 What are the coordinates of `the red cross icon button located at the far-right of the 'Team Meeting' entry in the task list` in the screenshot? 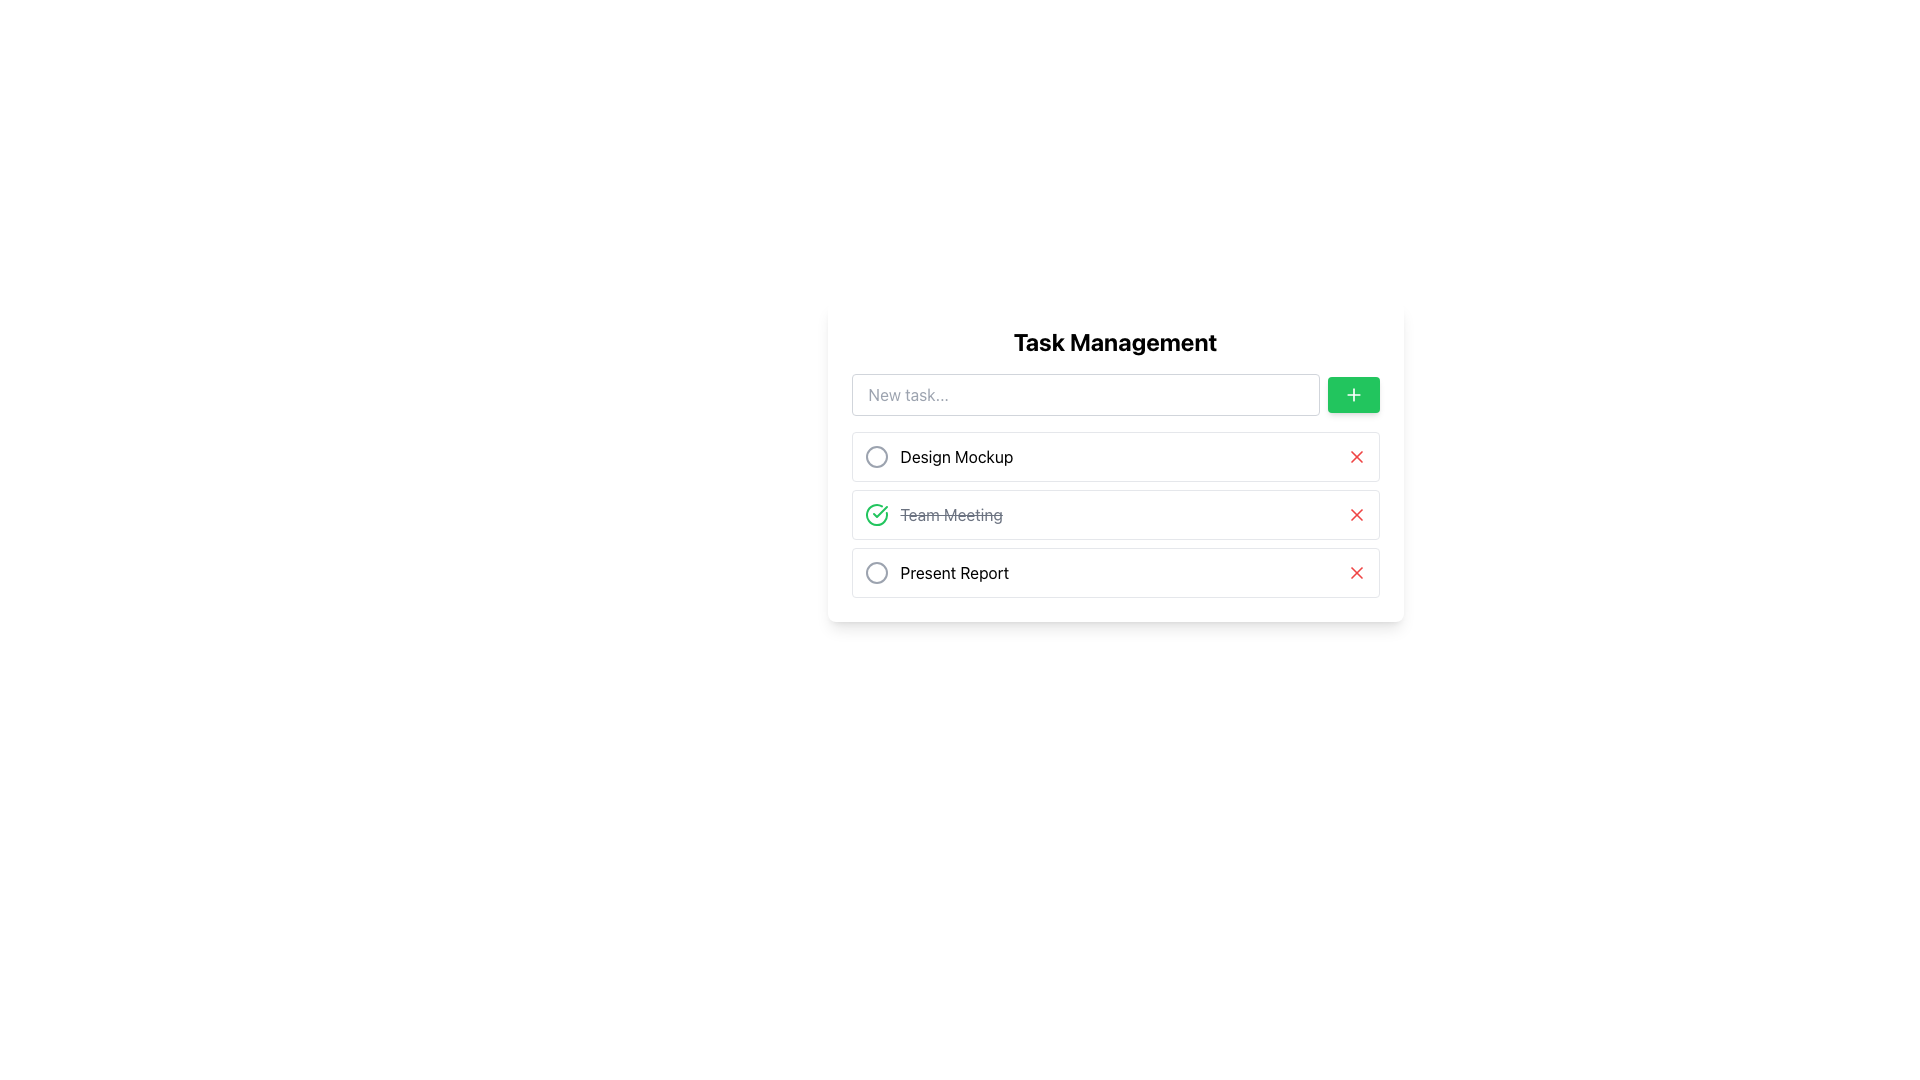 It's located at (1356, 514).